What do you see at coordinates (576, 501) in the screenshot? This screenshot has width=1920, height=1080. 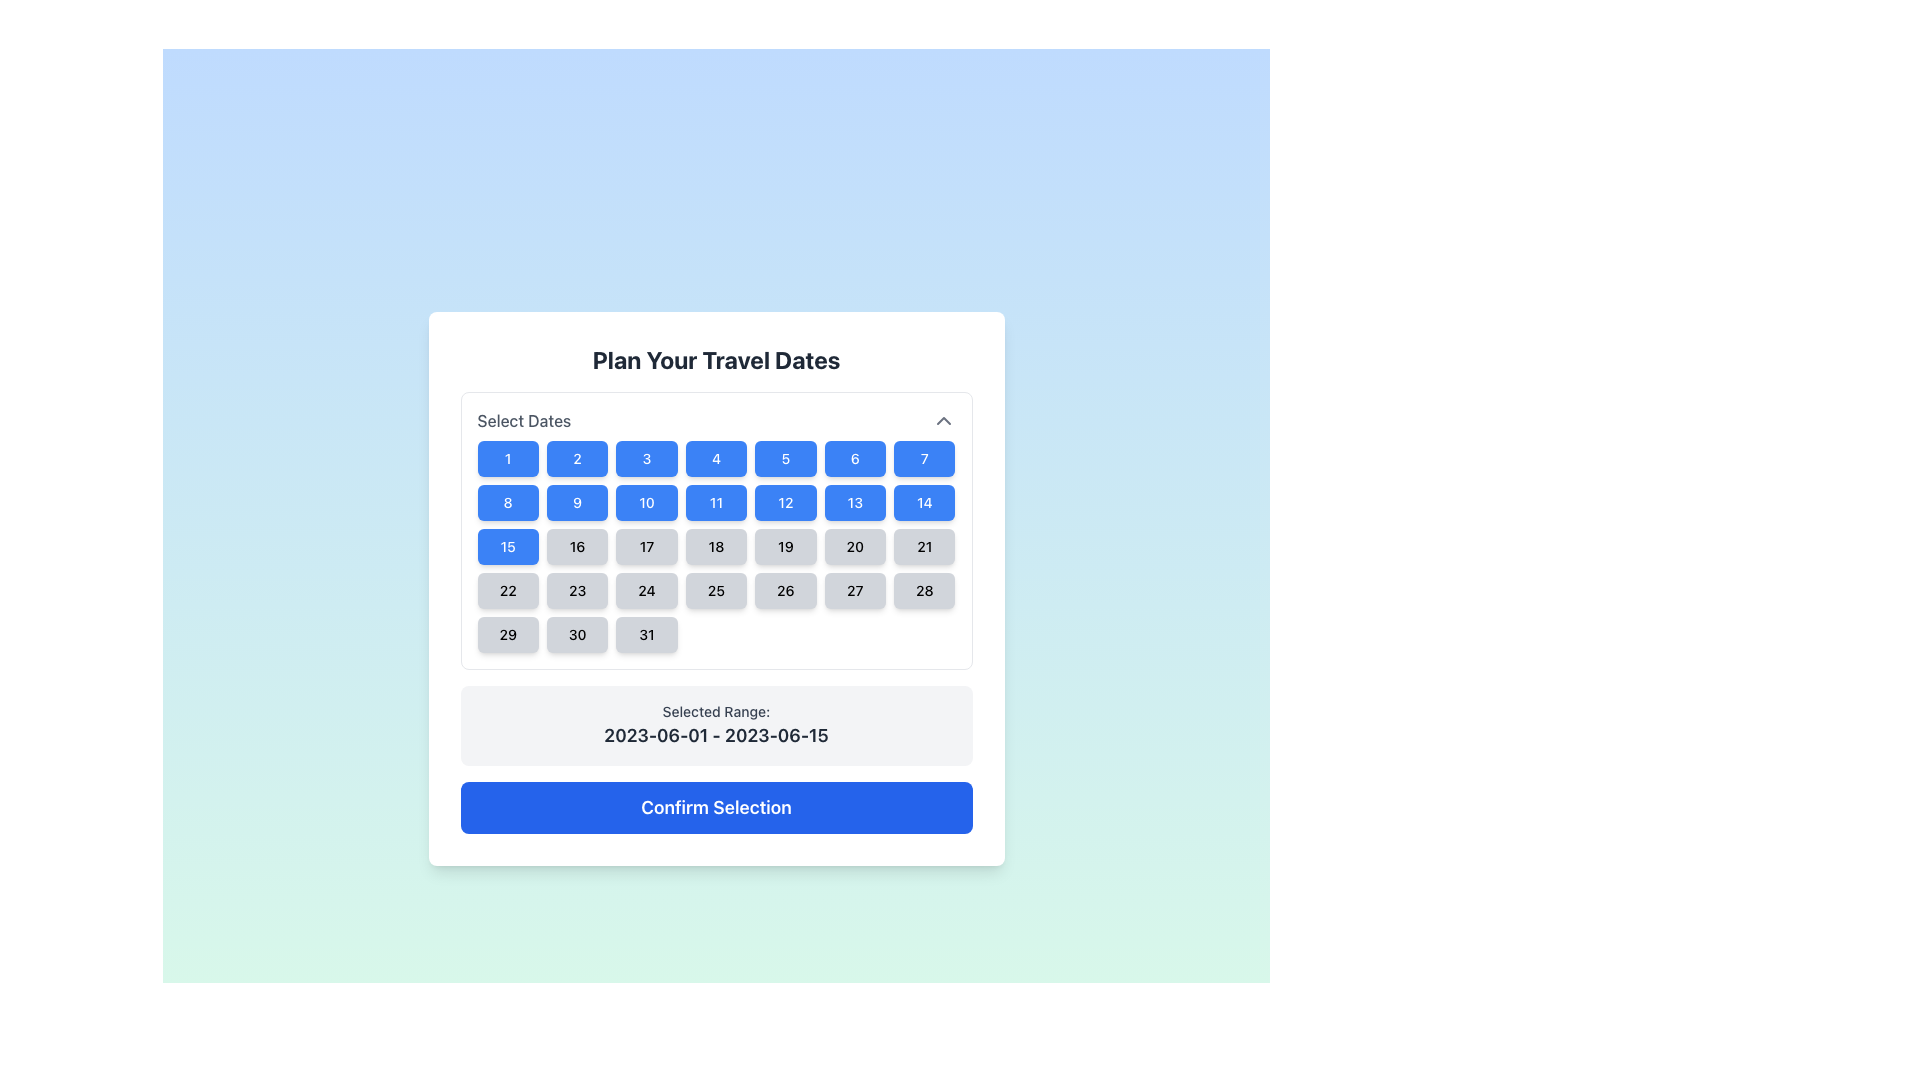 I see `the rounded rectangular button with a blue background and white text displaying the number '9' in the calendar grid layout` at bounding box center [576, 501].